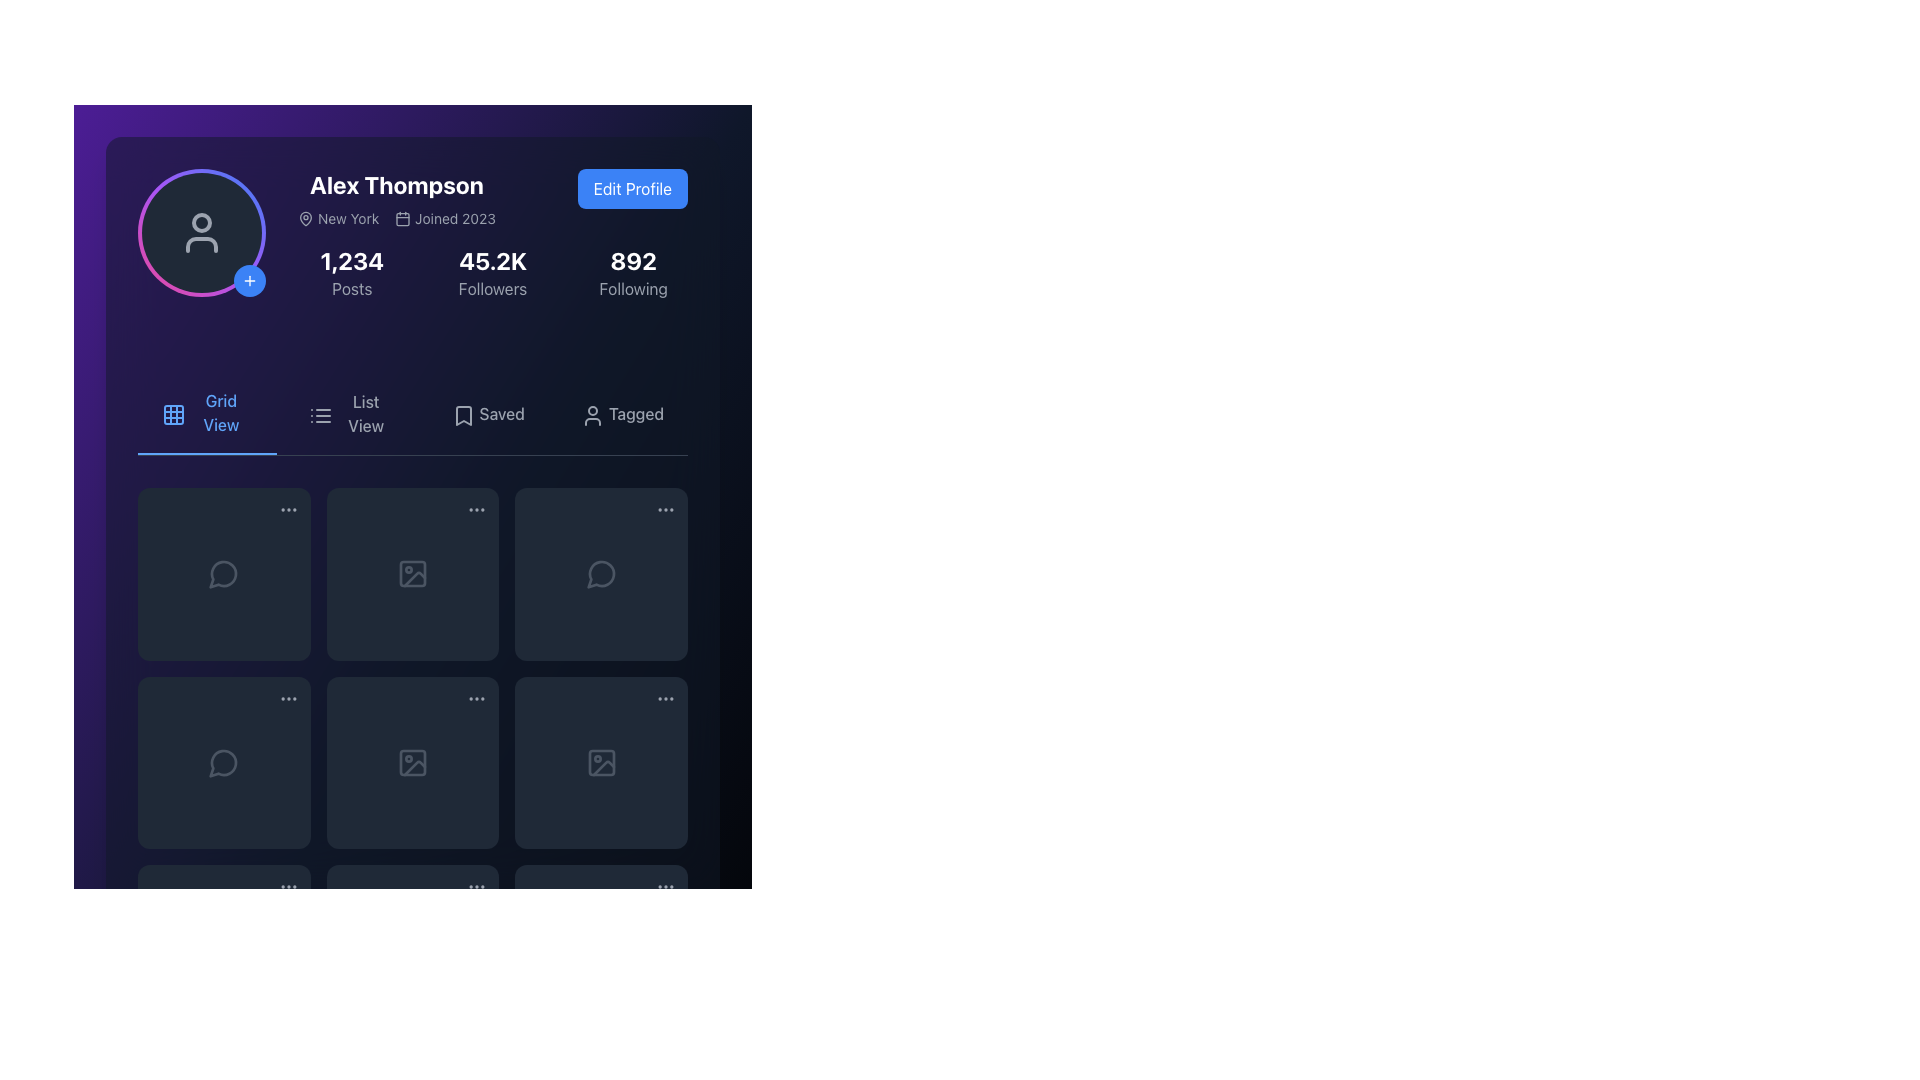  Describe the element at coordinates (666, 508) in the screenshot. I see `the Ellipsis menu icon, which consists of three small gray circles arranged in a row, located in the top-right corner of the rightmost card in the grid layout under the profile section` at that location.